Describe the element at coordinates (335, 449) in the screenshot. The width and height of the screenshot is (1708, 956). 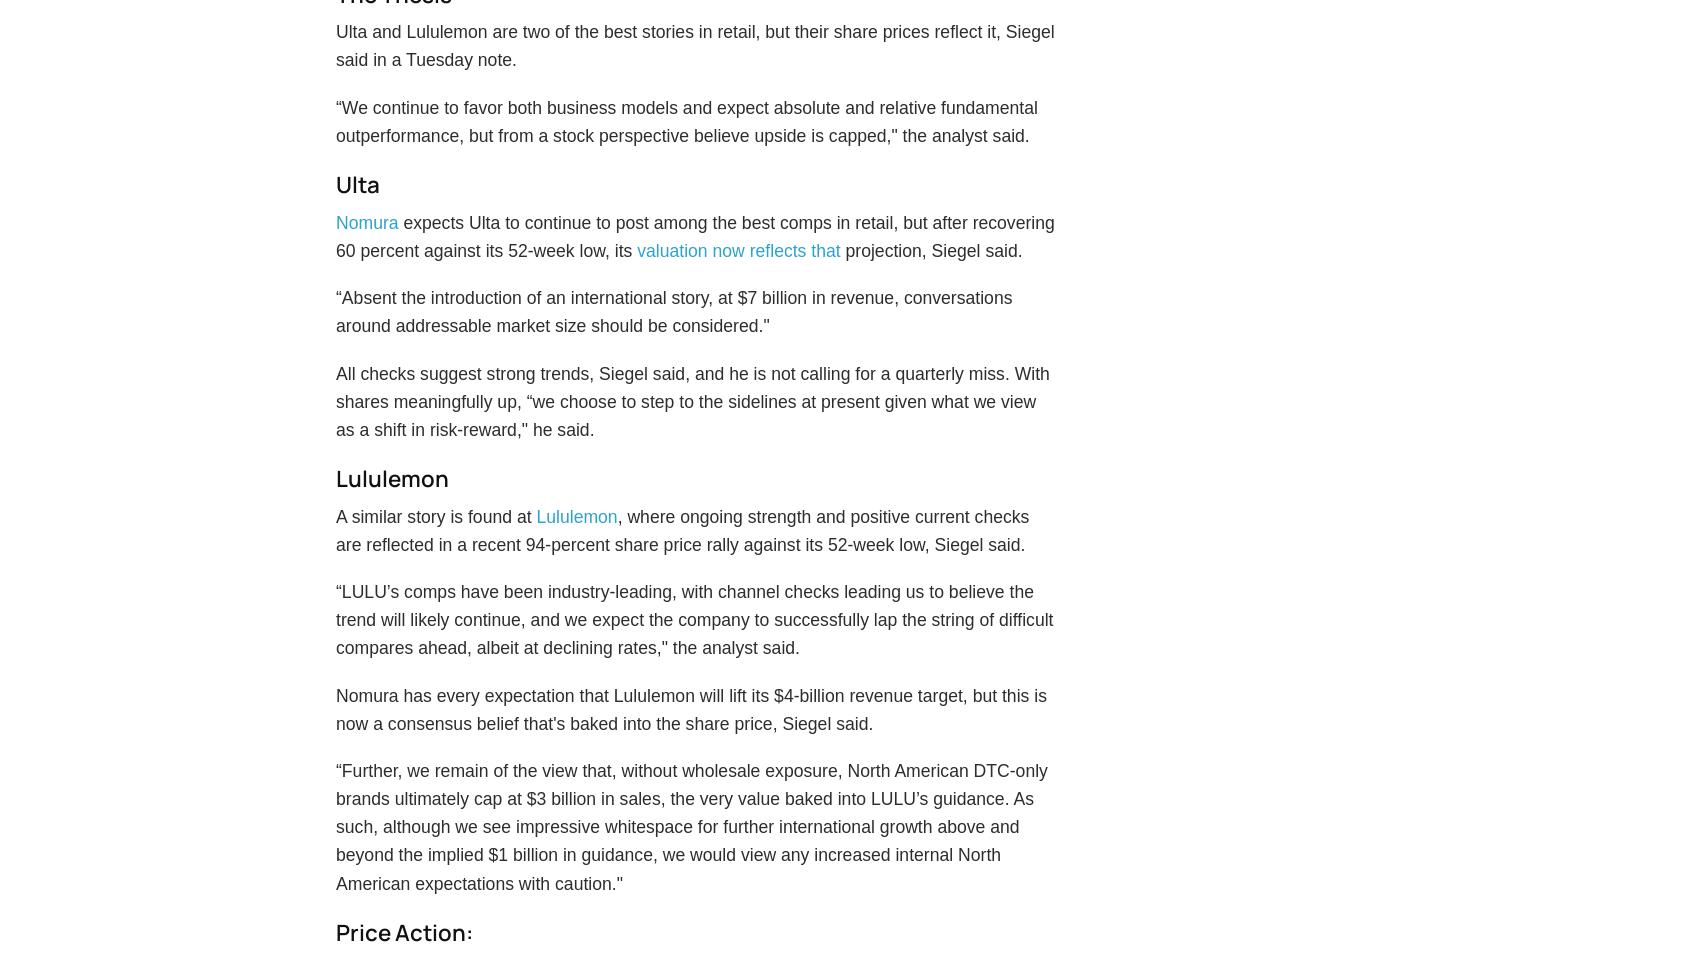
I see `'All checks suggest strong trends, Siegel said, and he is not calling for a quarterly miss. With shares meaningfully up, “we choose to step to the sidelines at present given what we view as a shift in risk-reward," he said.'` at that location.